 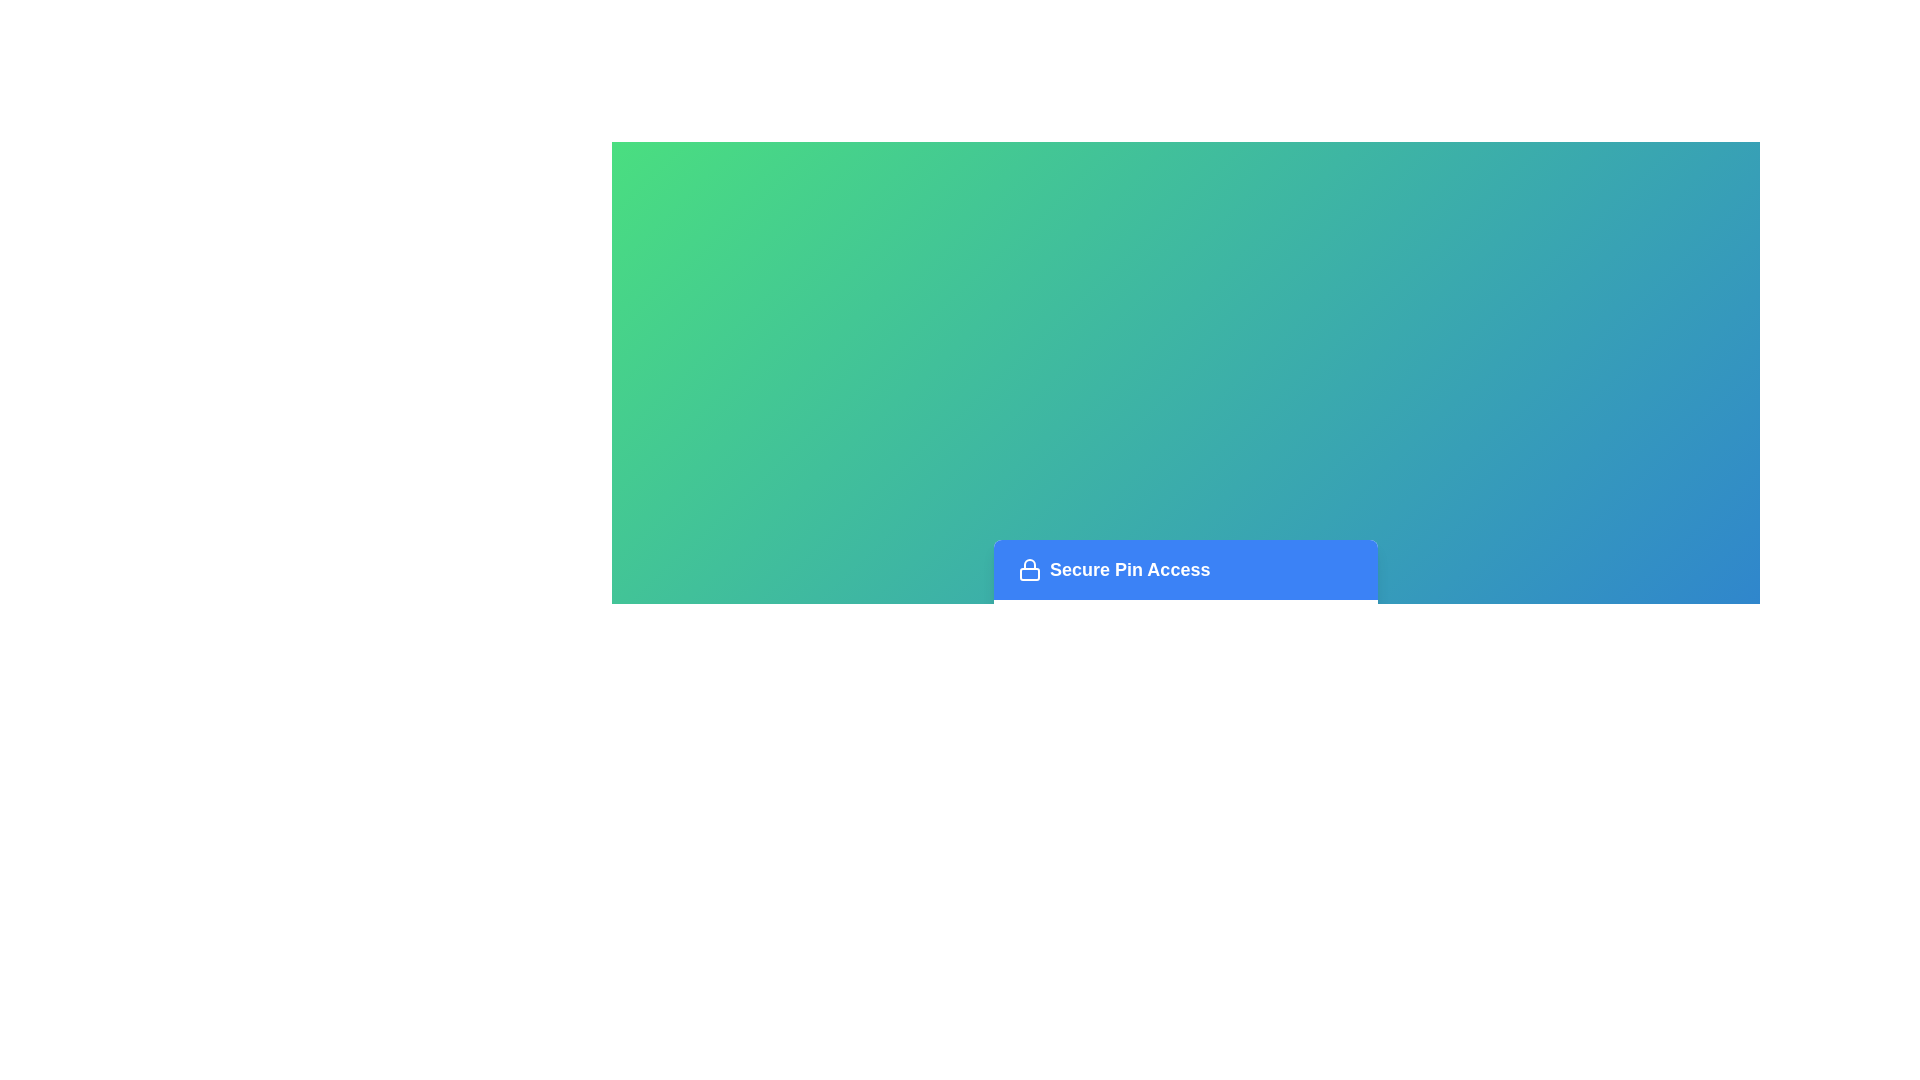 What do you see at coordinates (1030, 574) in the screenshot?
I see `the bottom rectangular part of the lock icon, which is part of the security feature, located next to the 'Secure Pin Access' label` at bounding box center [1030, 574].